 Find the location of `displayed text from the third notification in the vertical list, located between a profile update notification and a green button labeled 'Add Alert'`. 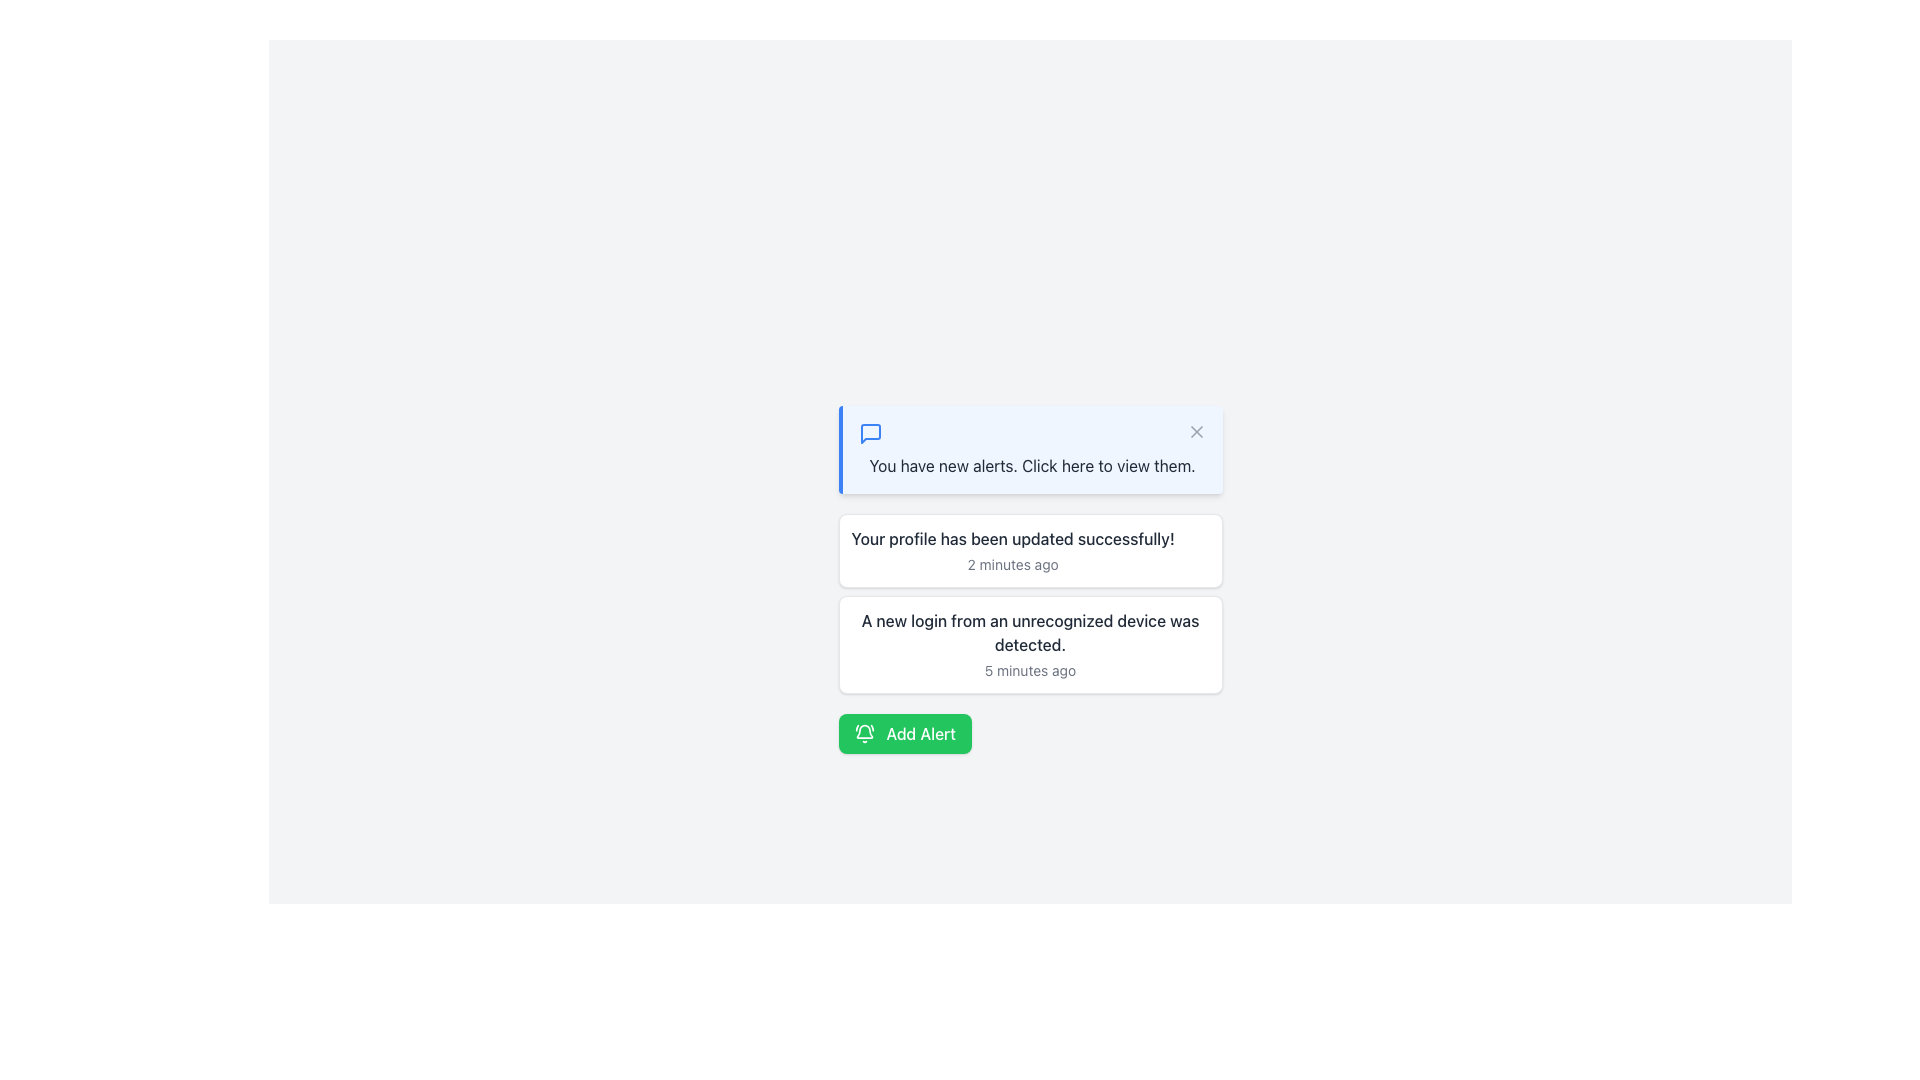

displayed text from the third notification in the vertical list, located between a profile update notification and a green button labeled 'Add Alert' is located at coordinates (1030, 644).